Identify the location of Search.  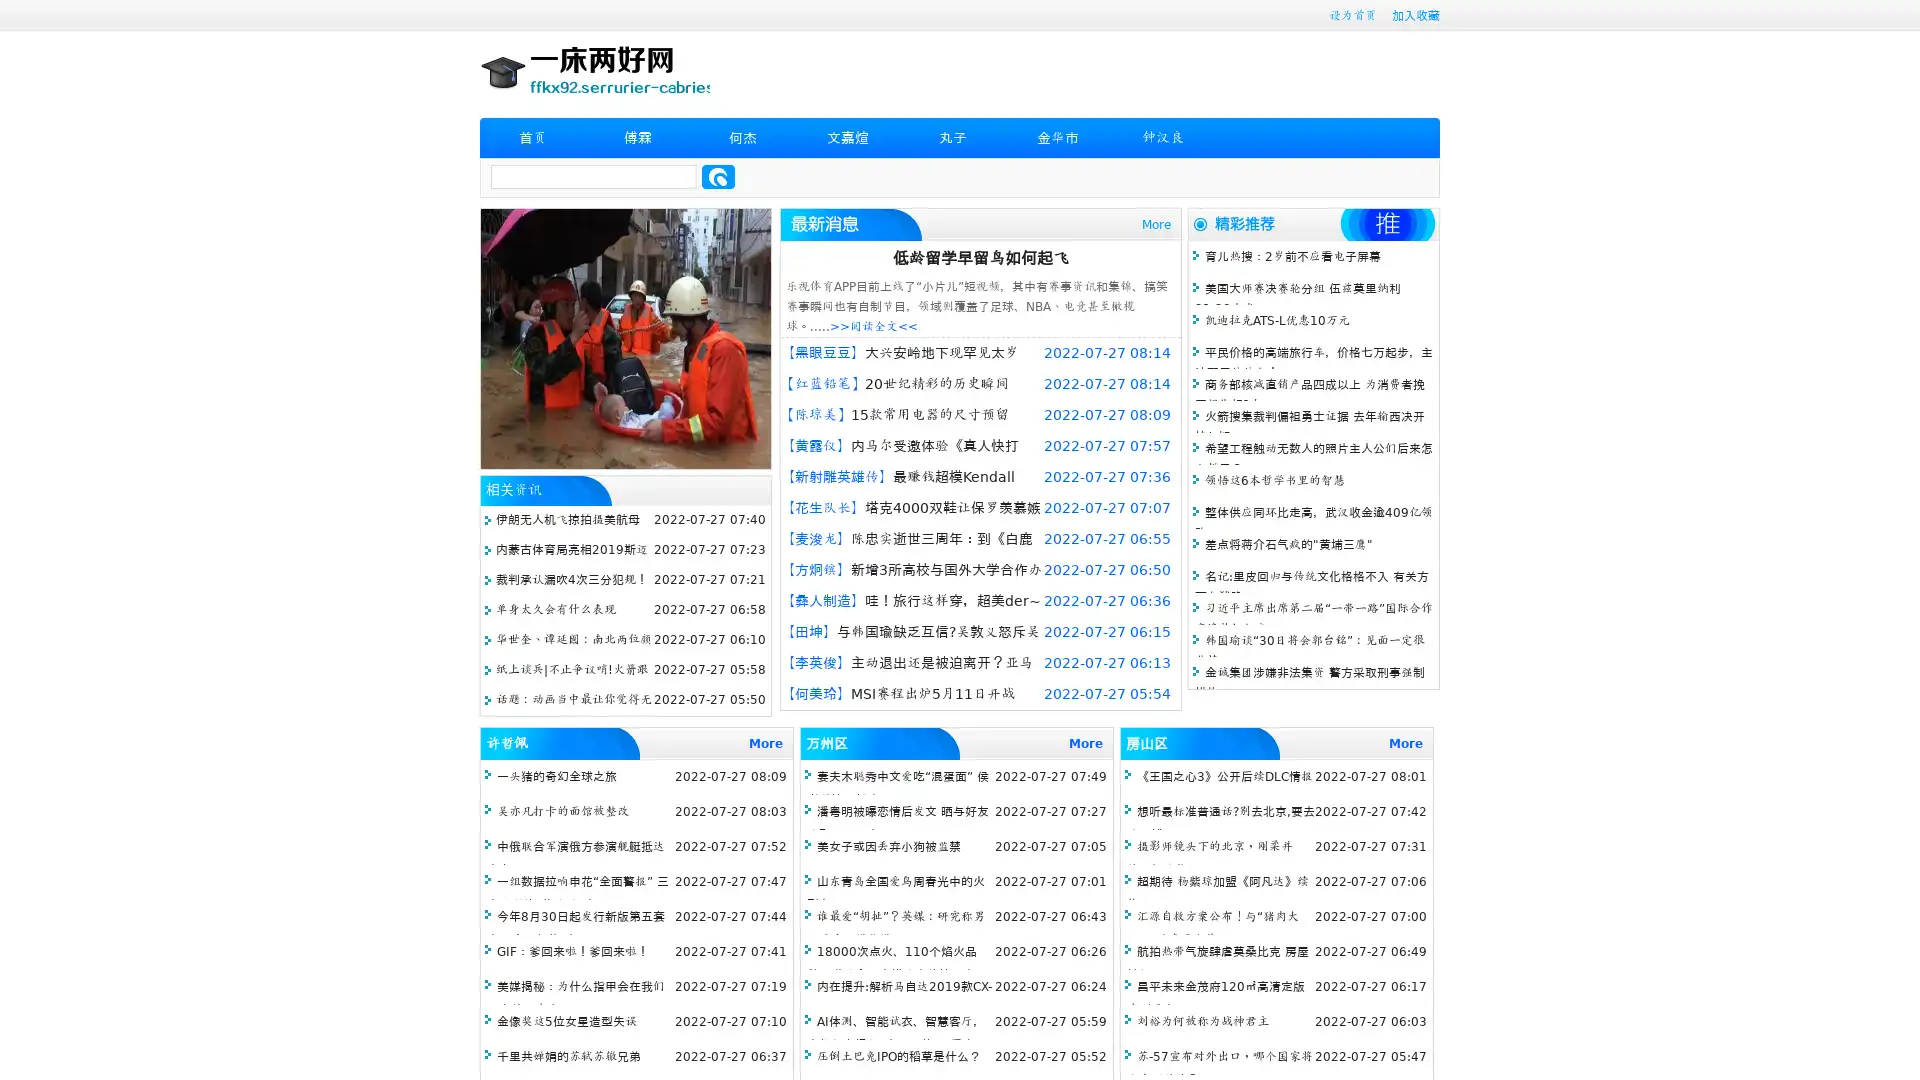
(718, 176).